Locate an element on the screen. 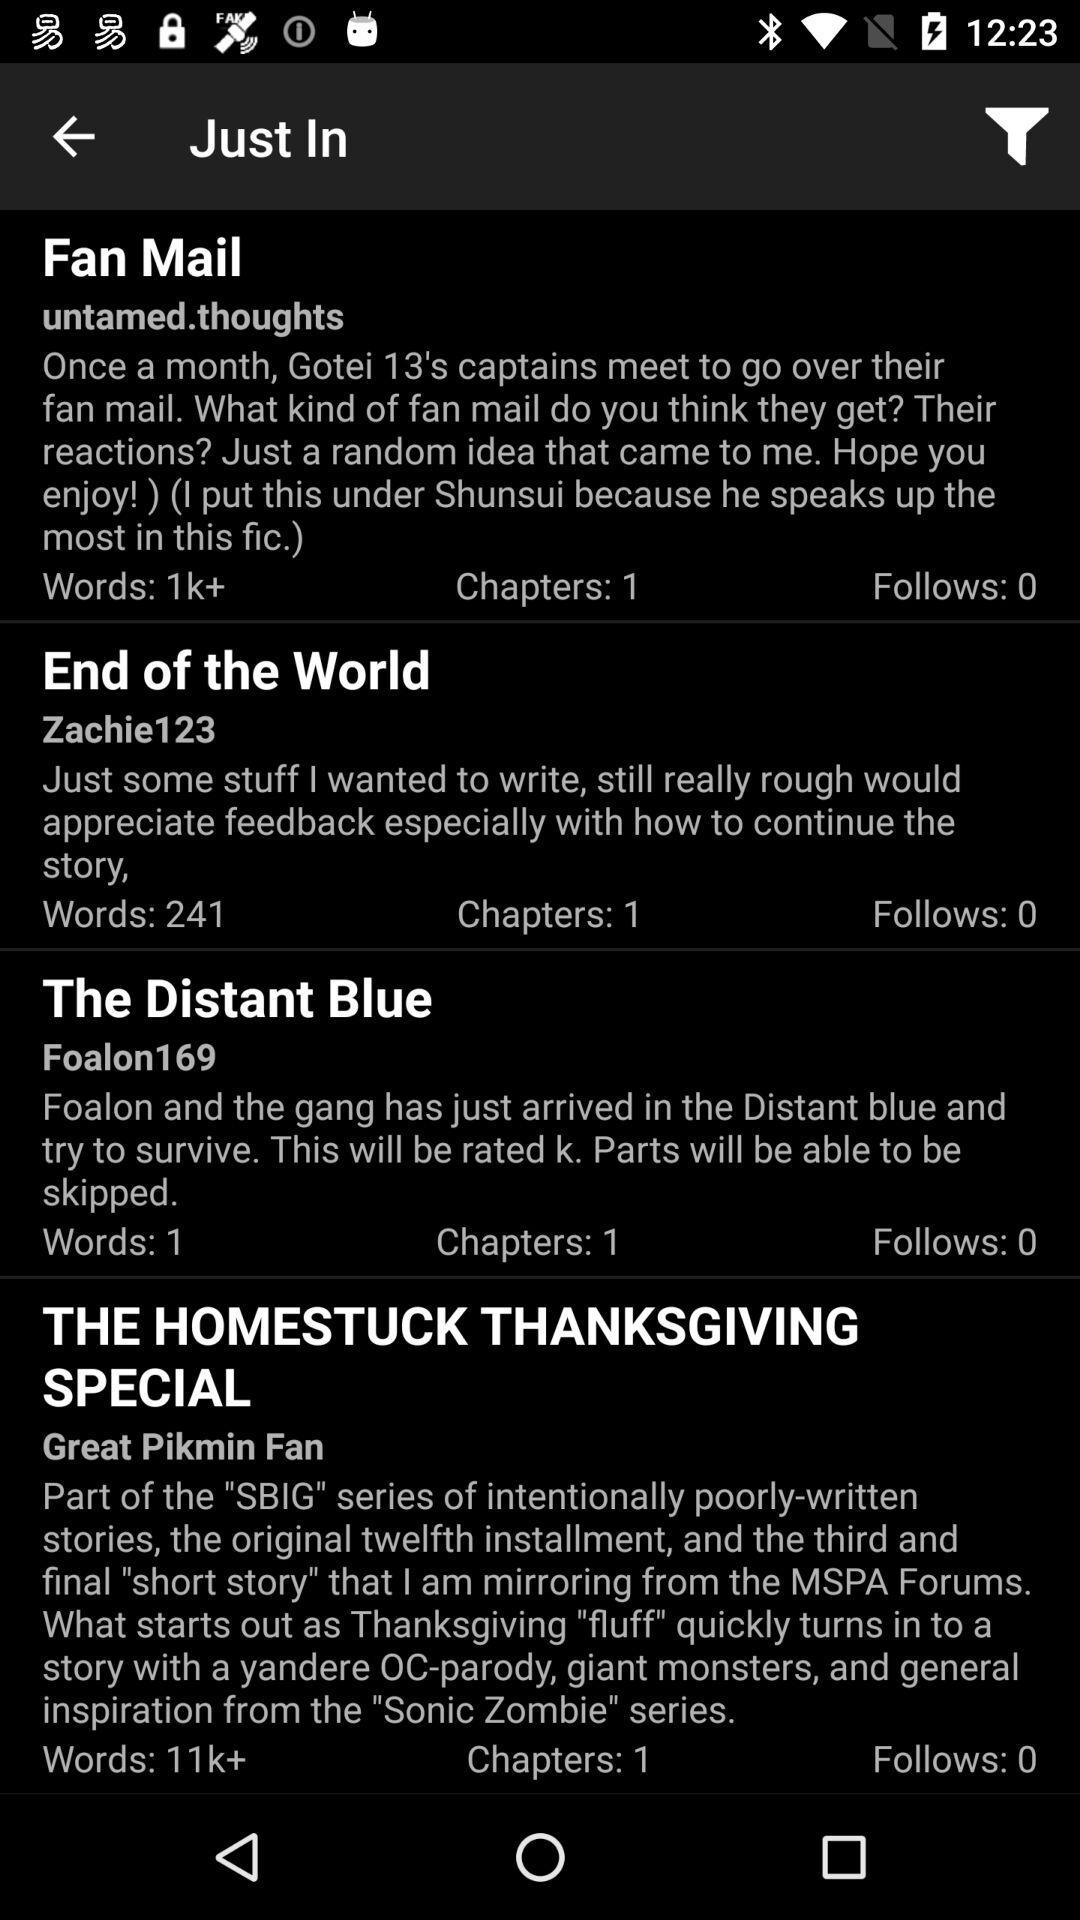 The image size is (1080, 1920). the app next to the just in app is located at coordinates (1017, 135).